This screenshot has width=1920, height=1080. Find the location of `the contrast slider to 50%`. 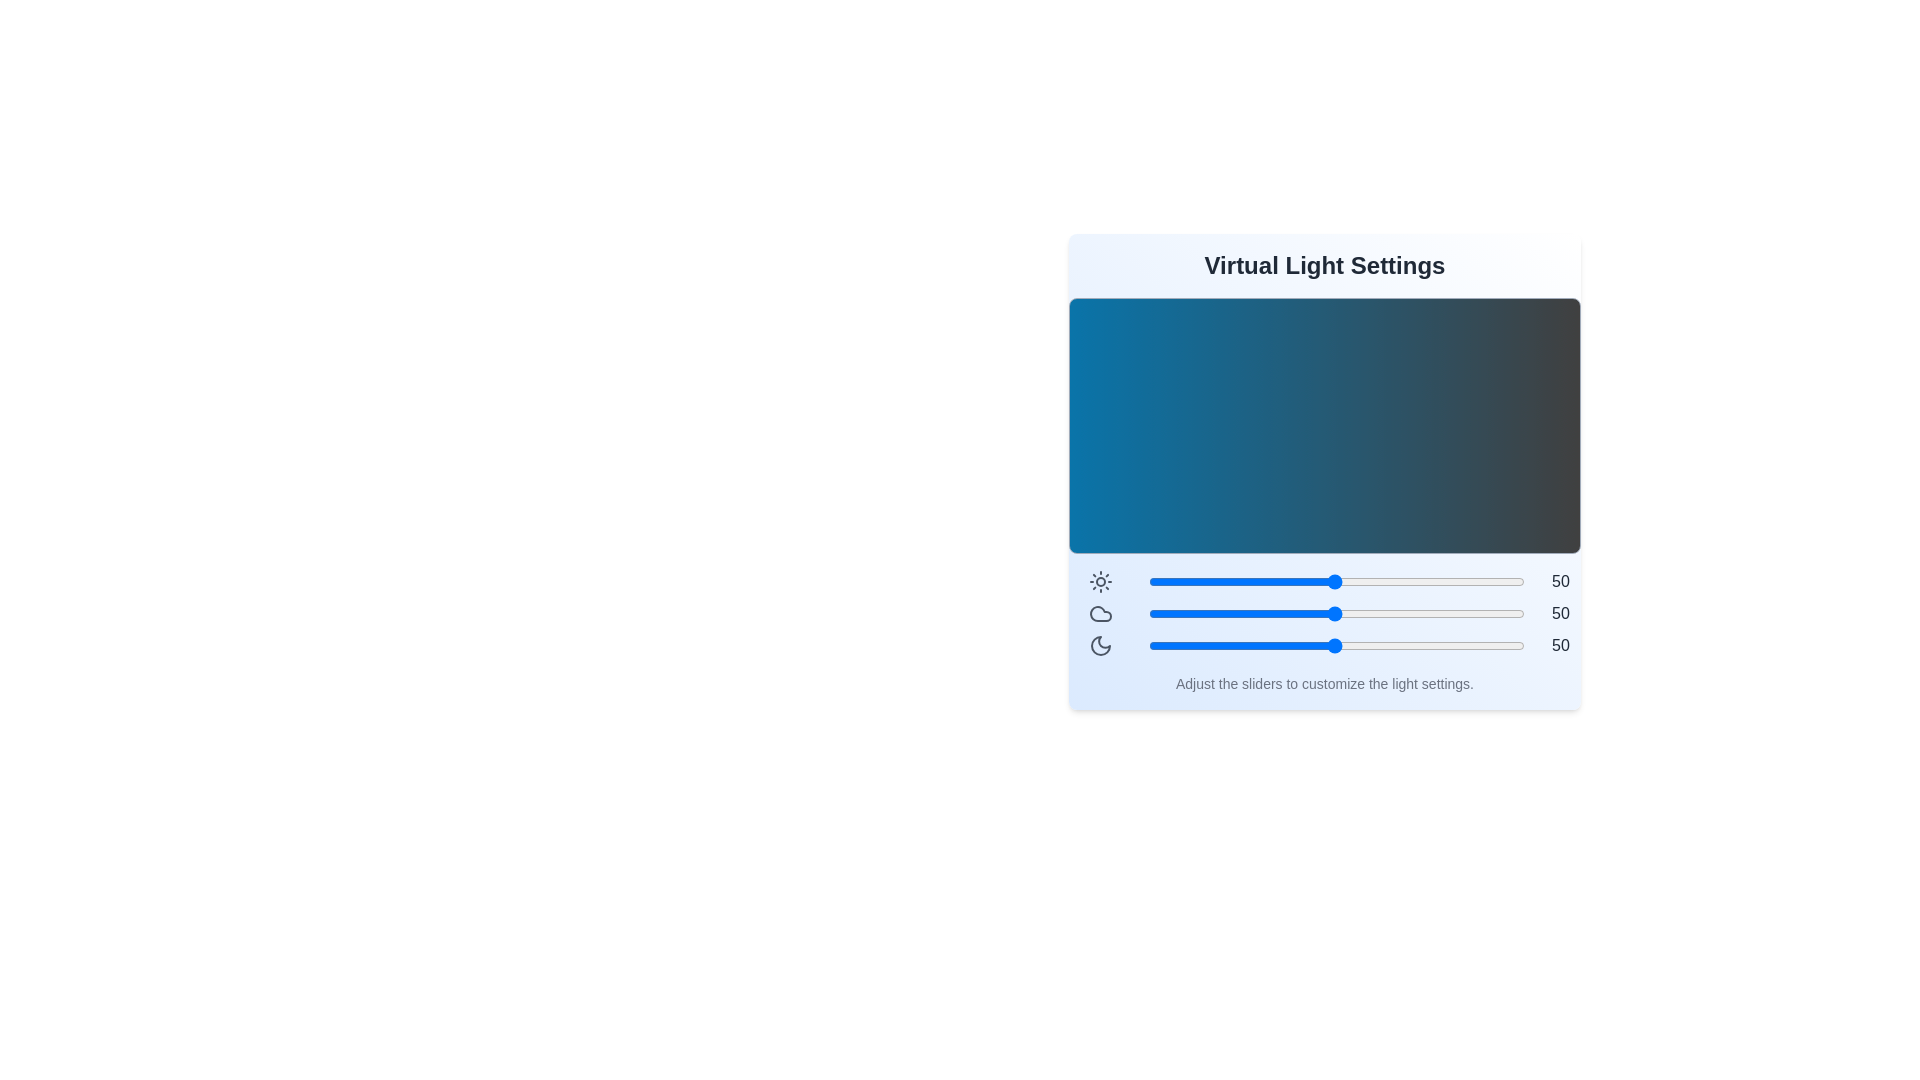

the contrast slider to 50% is located at coordinates (1335, 582).